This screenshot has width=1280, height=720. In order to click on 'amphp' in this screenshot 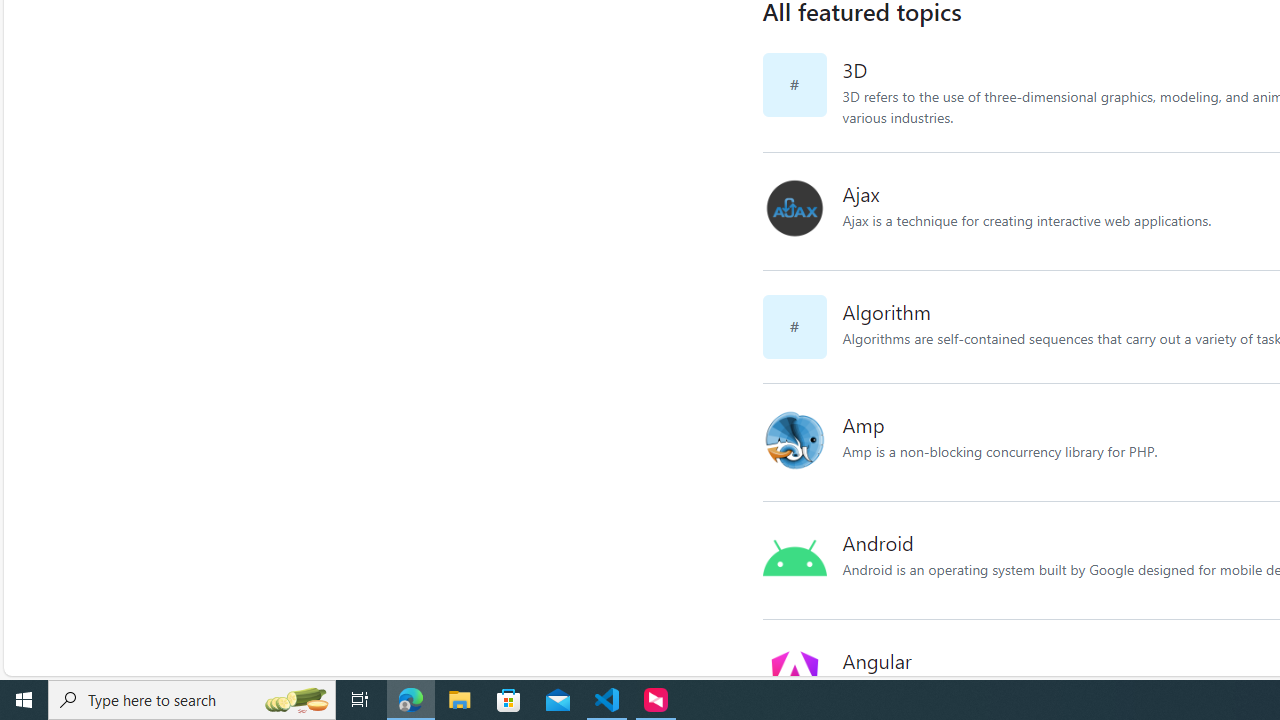, I will do `click(802, 441)`.